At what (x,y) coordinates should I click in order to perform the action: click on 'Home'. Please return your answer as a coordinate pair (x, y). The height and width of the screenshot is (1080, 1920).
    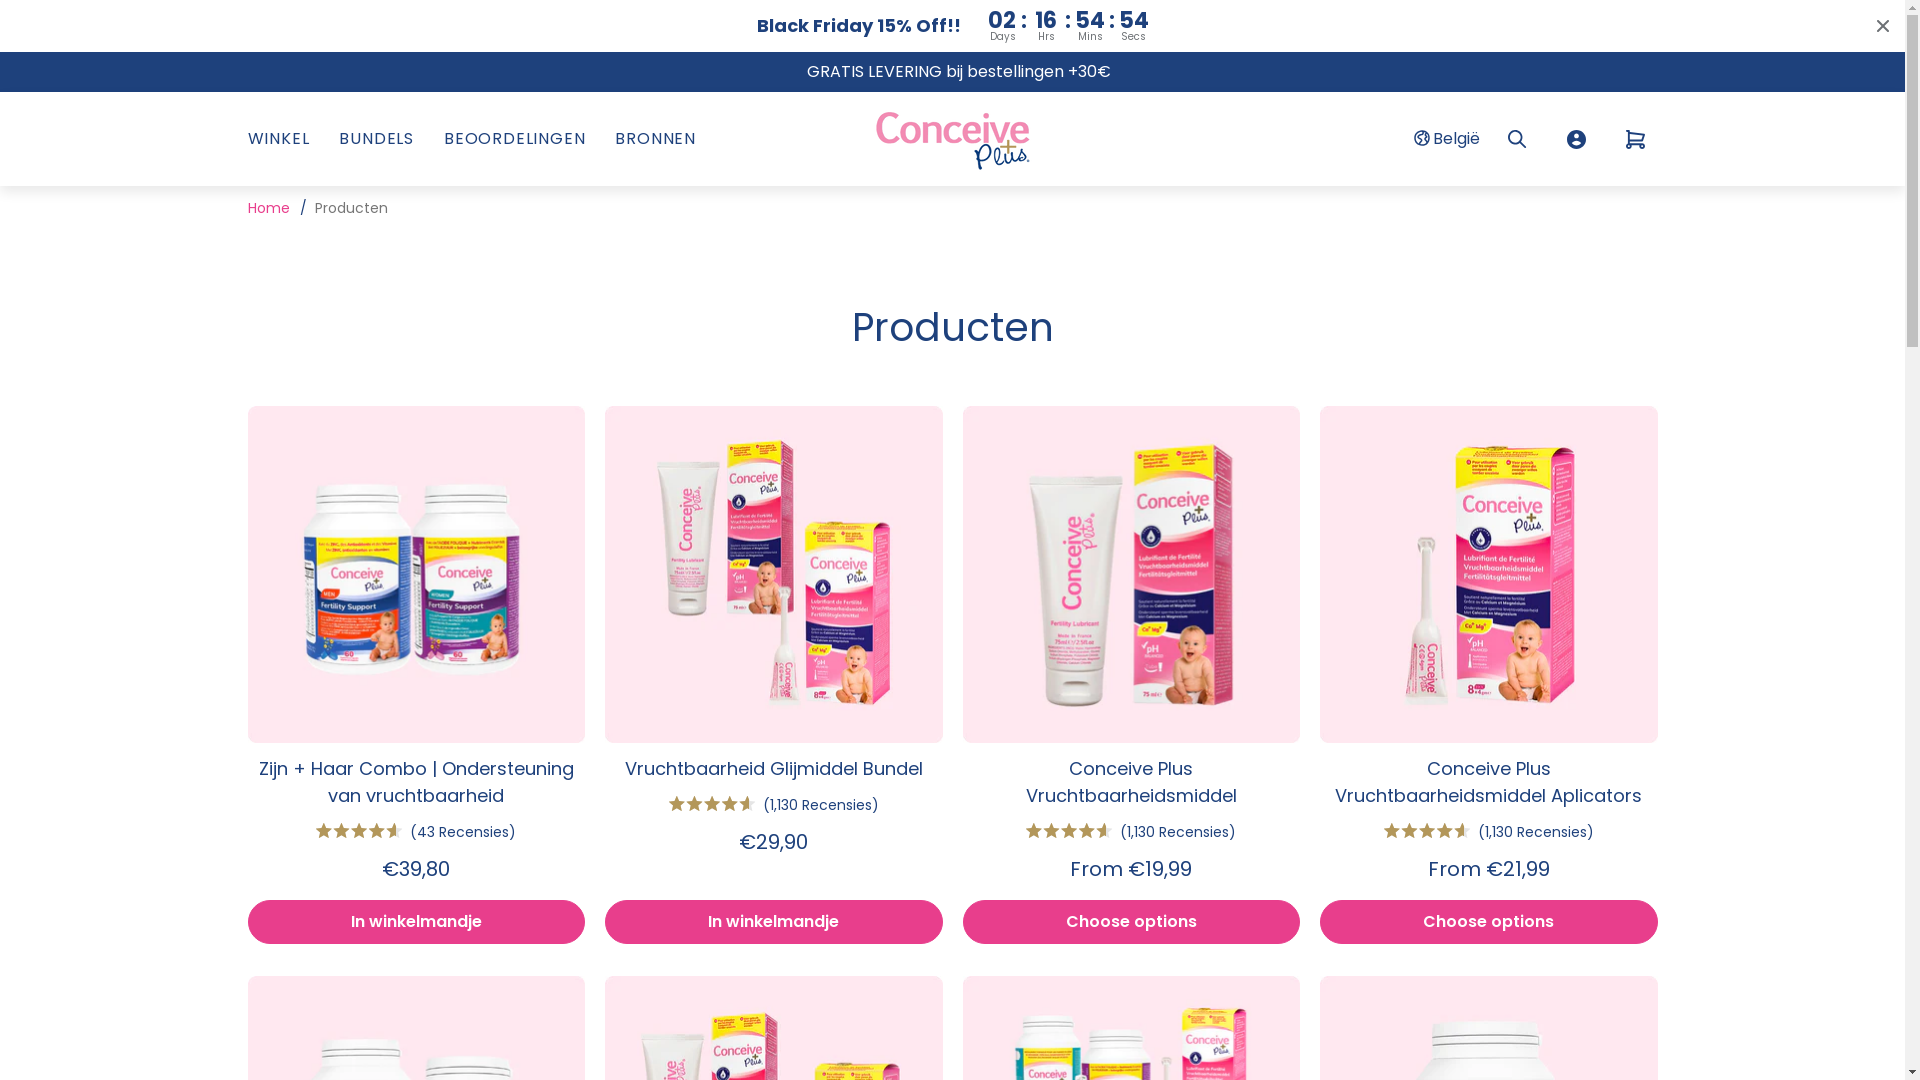
    Looking at the image, I should click on (269, 208).